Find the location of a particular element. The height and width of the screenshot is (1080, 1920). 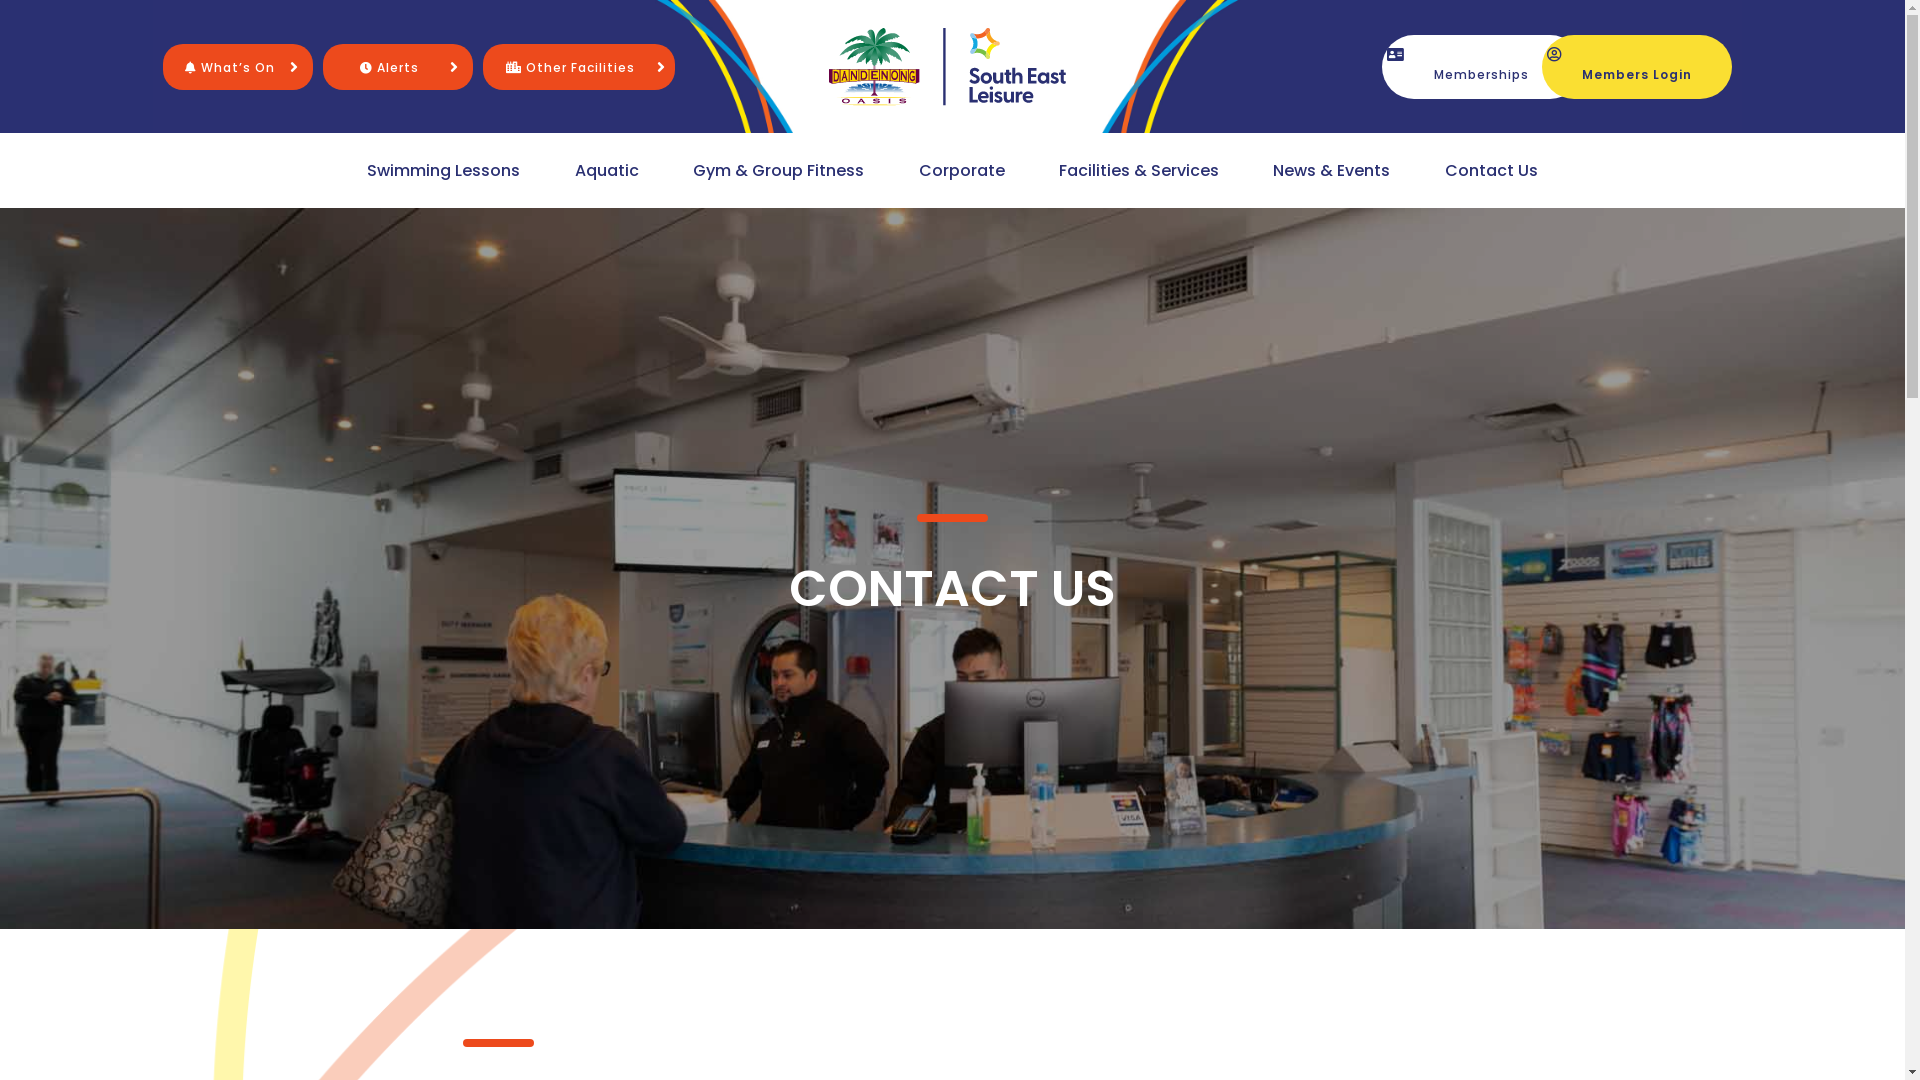

'Corporate' is located at coordinates (961, 169).